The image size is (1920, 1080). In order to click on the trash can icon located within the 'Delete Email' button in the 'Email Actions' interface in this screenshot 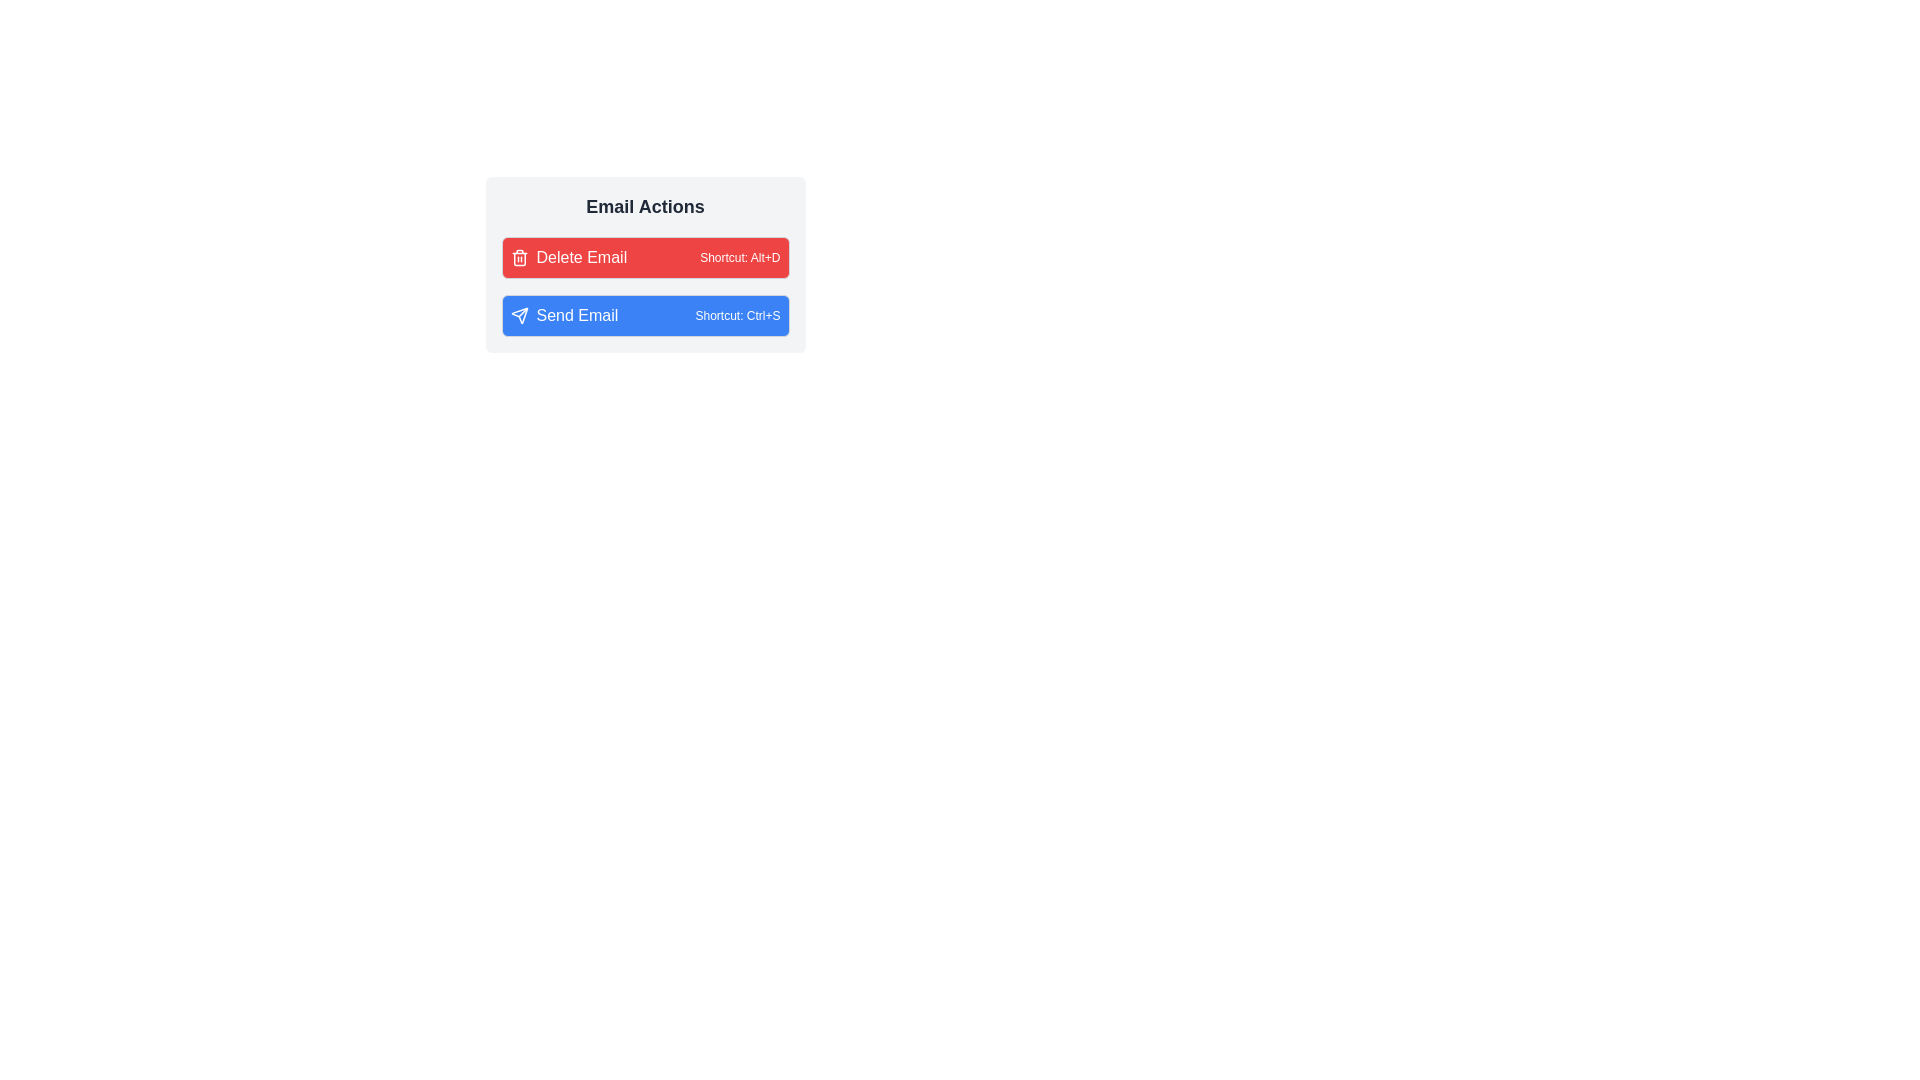, I will do `click(519, 257)`.